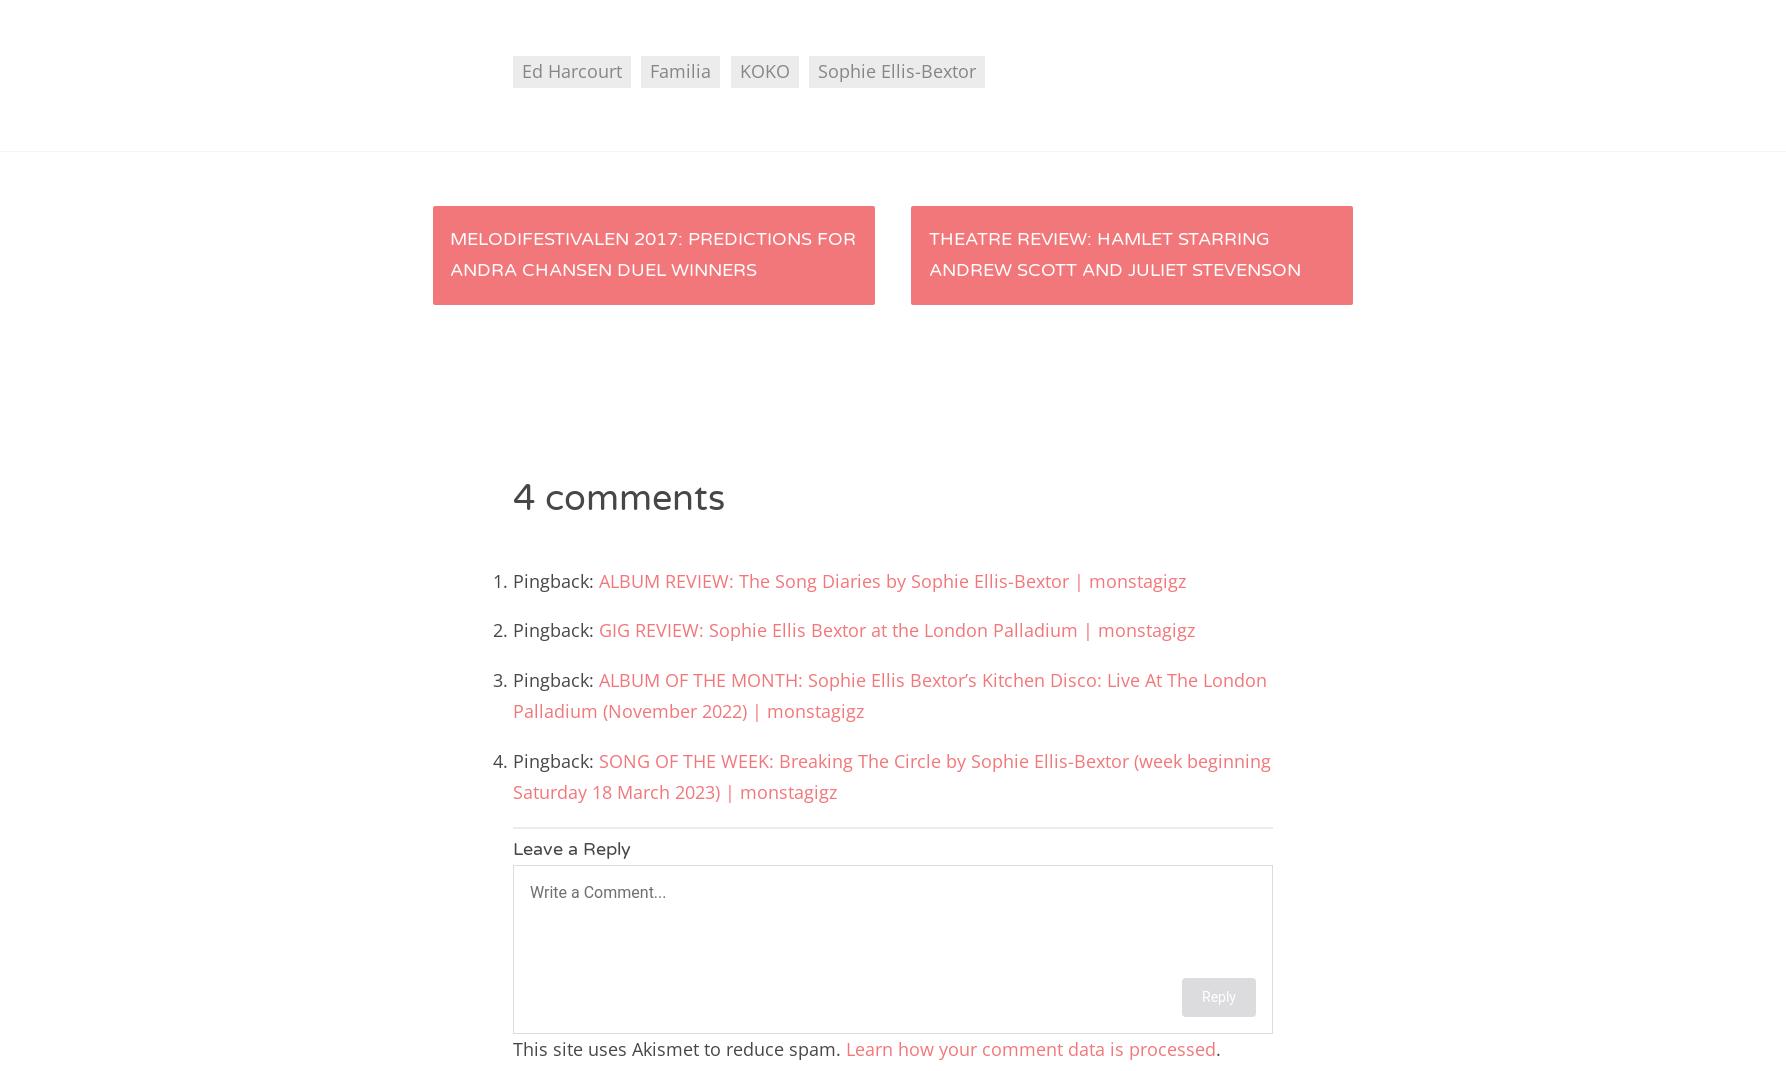 Image resolution: width=1786 pixels, height=1071 pixels. What do you see at coordinates (571, 848) in the screenshot?
I see `'Leave a Reply'` at bounding box center [571, 848].